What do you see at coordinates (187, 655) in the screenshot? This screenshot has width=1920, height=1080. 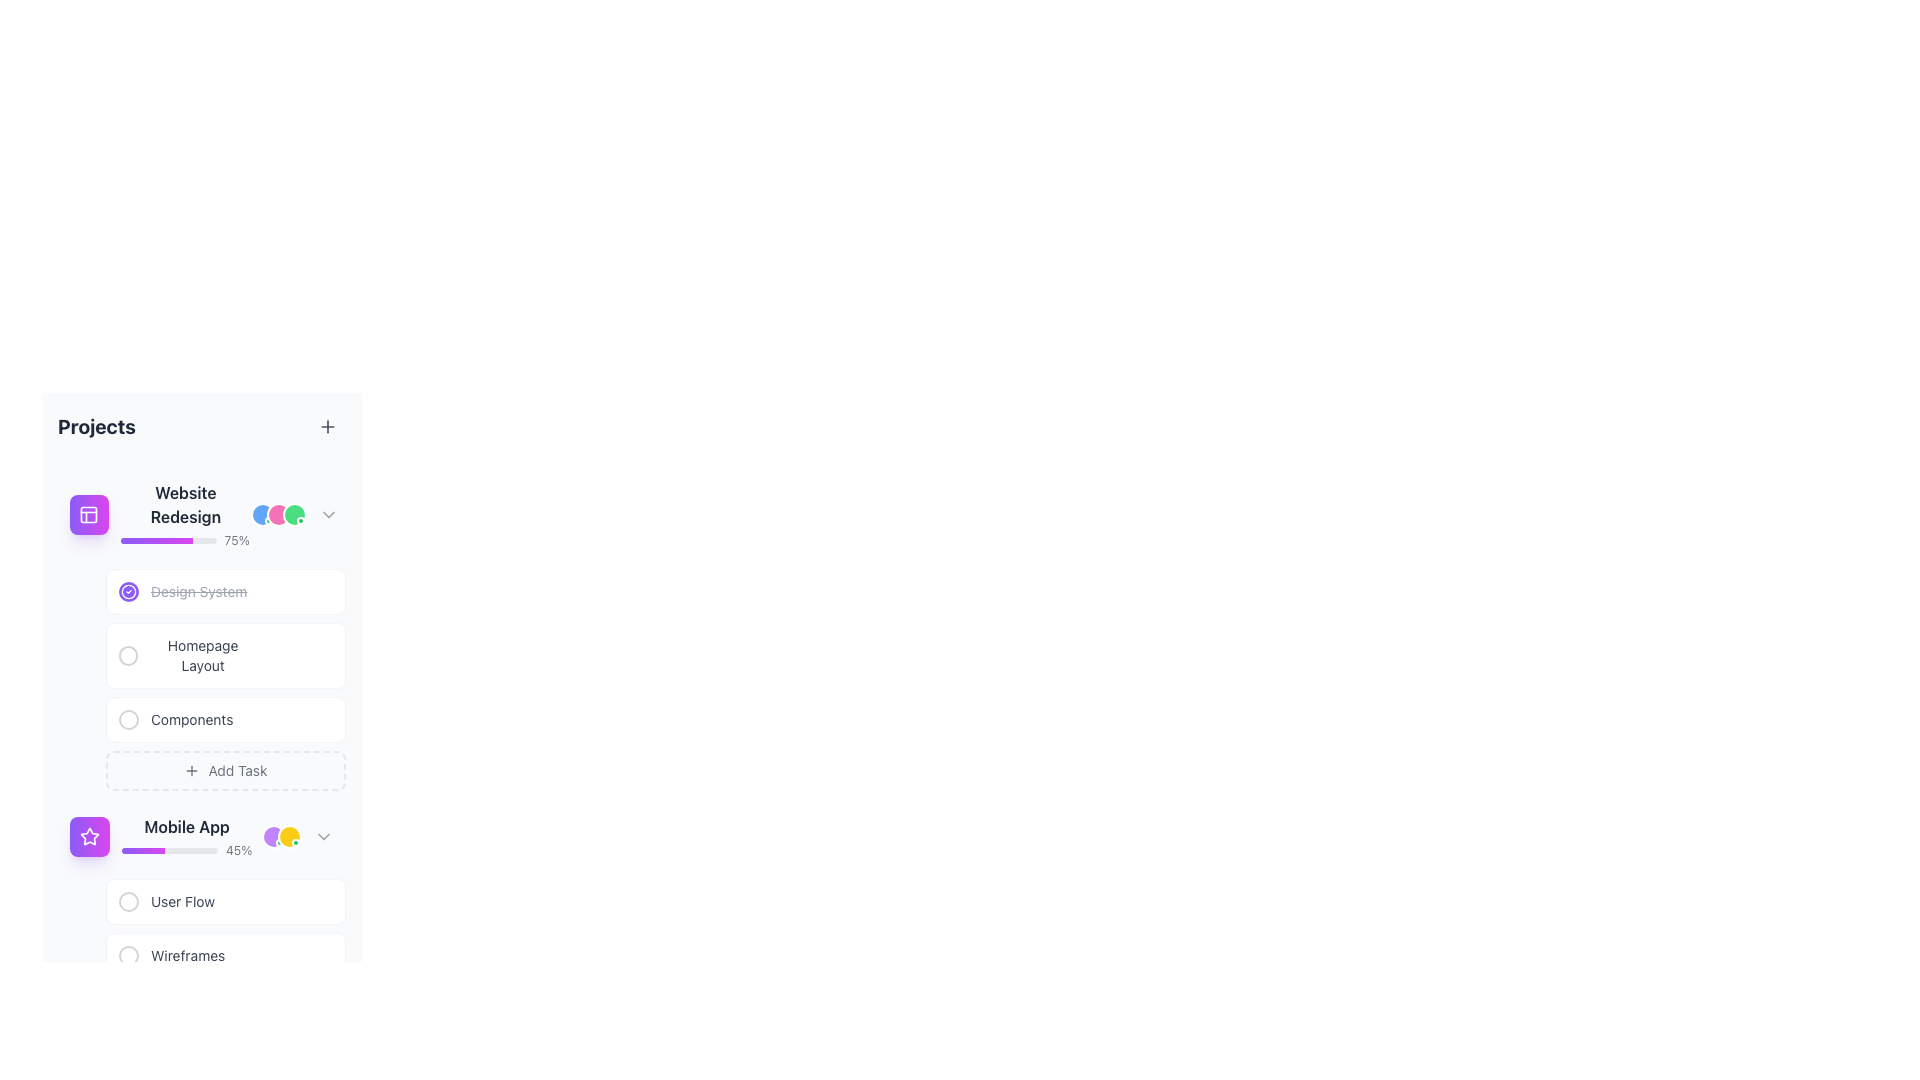 I see `the interactive circle selector of the first list item in the 'Website Redesign' project section to mark it for the 'Homepage Layout'` at bounding box center [187, 655].